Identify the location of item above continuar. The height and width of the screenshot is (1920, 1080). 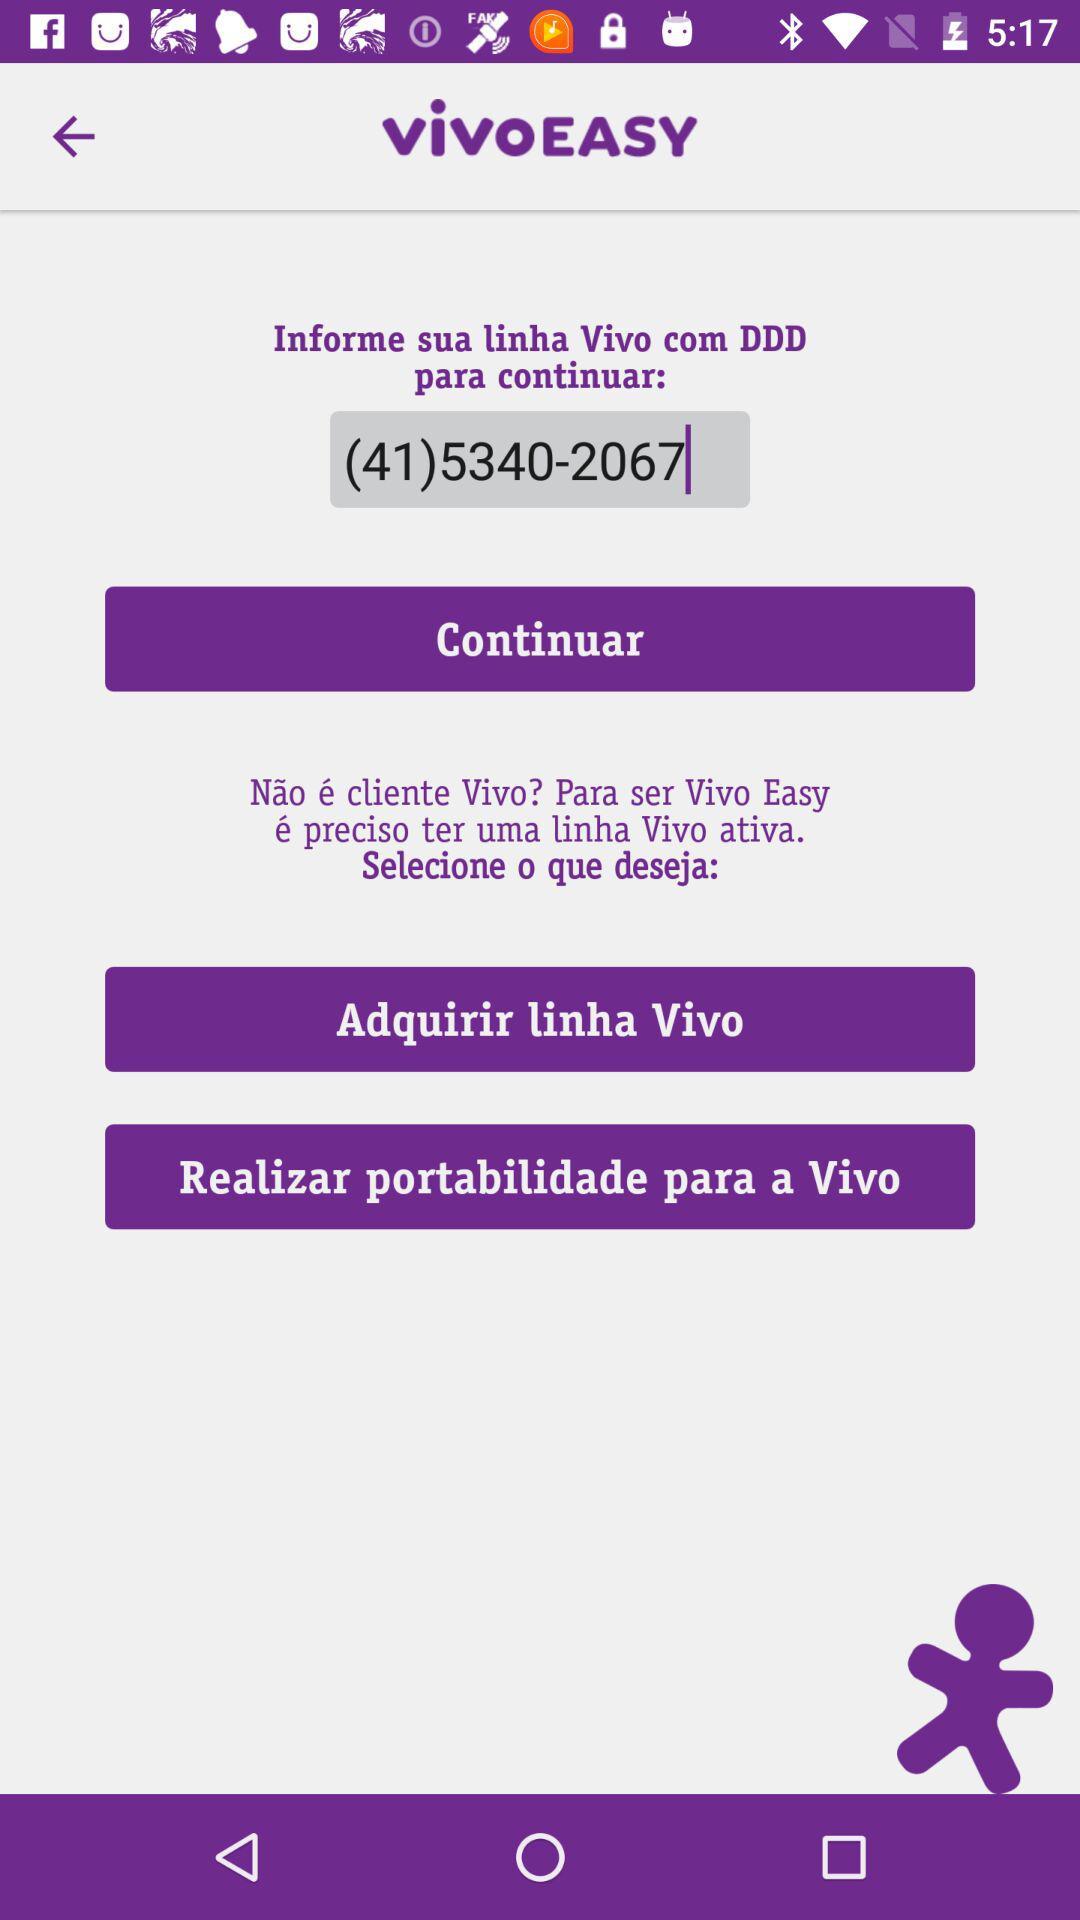
(72, 135).